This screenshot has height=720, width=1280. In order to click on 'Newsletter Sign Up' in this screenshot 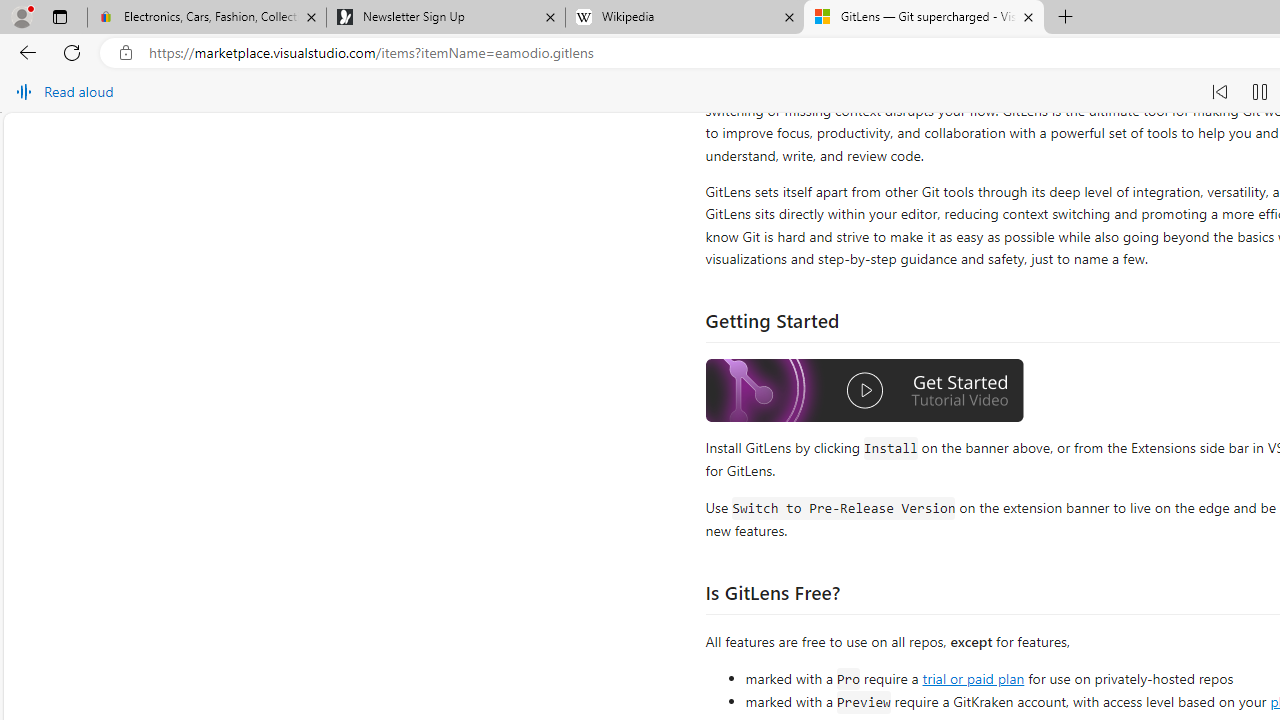, I will do `click(444, 17)`.